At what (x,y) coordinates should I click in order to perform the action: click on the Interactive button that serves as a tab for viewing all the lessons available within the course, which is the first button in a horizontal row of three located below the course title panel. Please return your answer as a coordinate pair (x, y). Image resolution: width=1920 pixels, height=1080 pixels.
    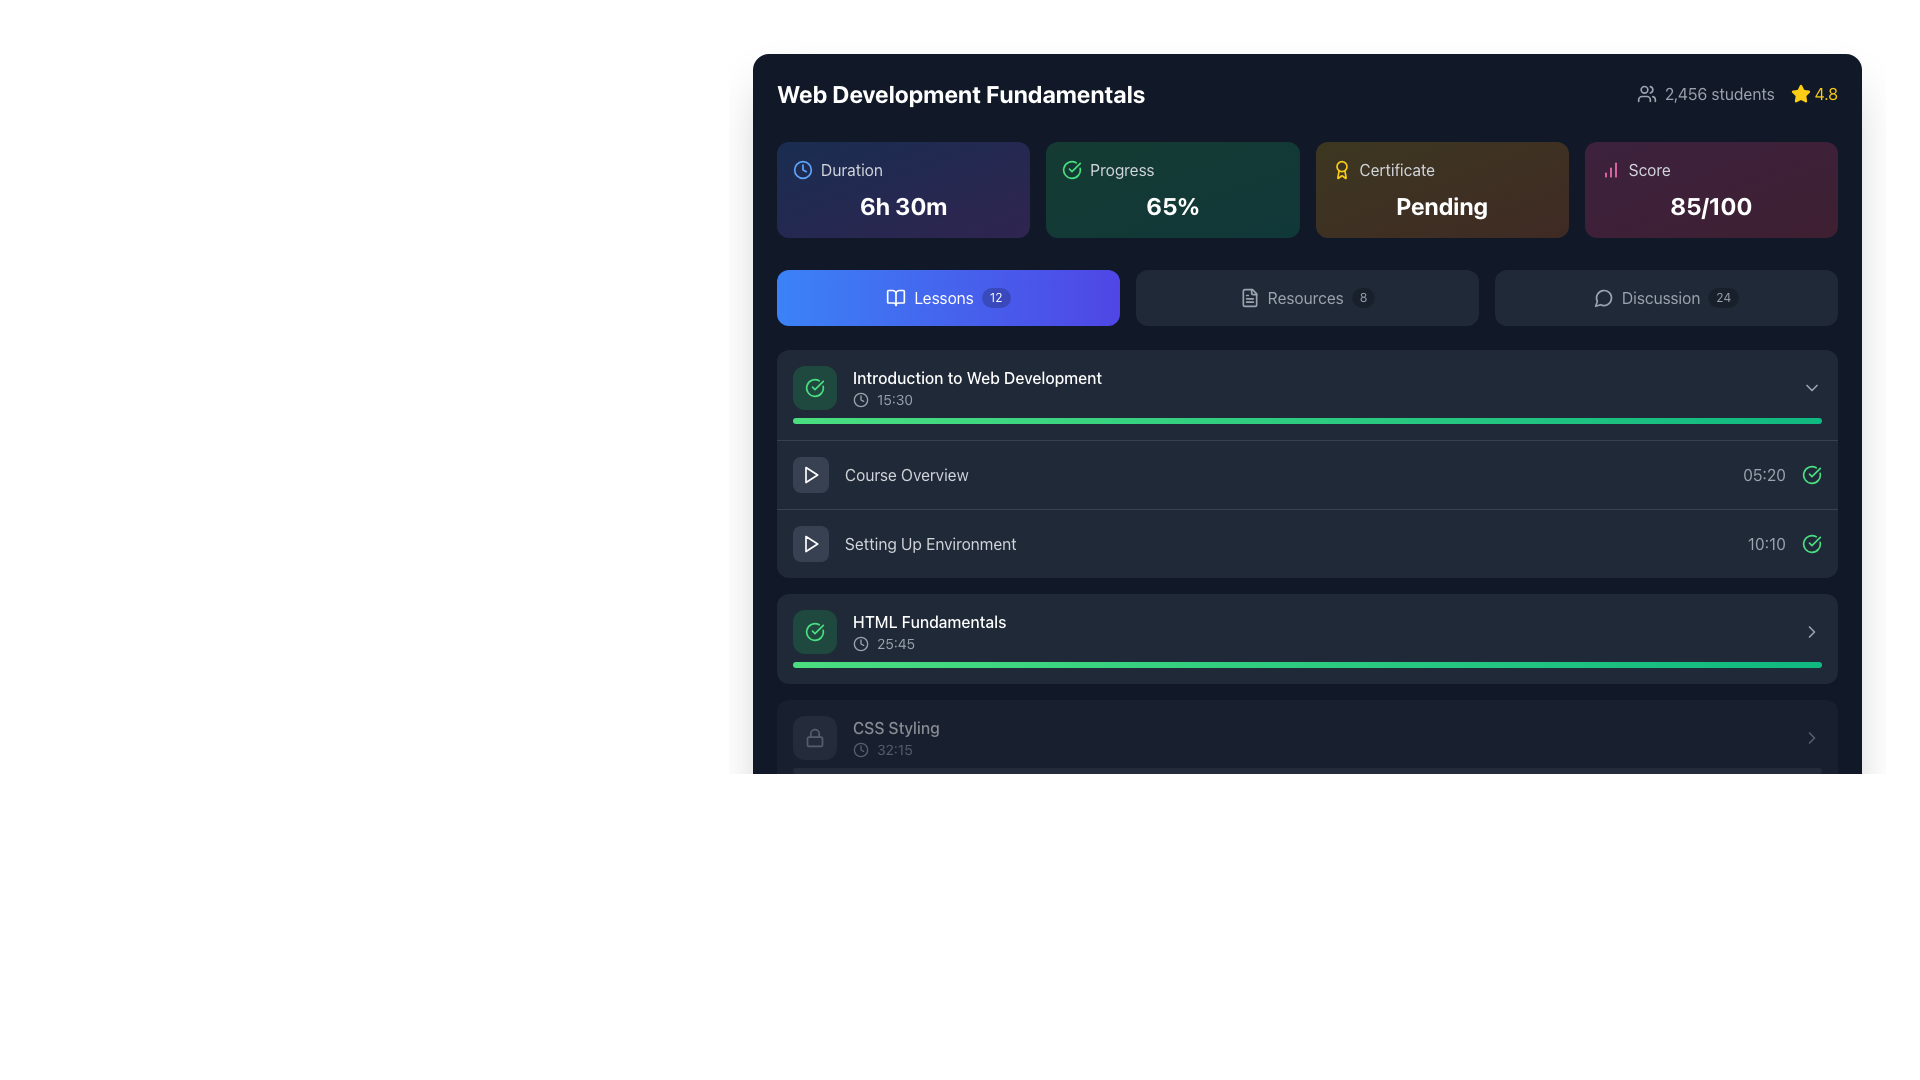
    Looking at the image, I should click on (947, 297).